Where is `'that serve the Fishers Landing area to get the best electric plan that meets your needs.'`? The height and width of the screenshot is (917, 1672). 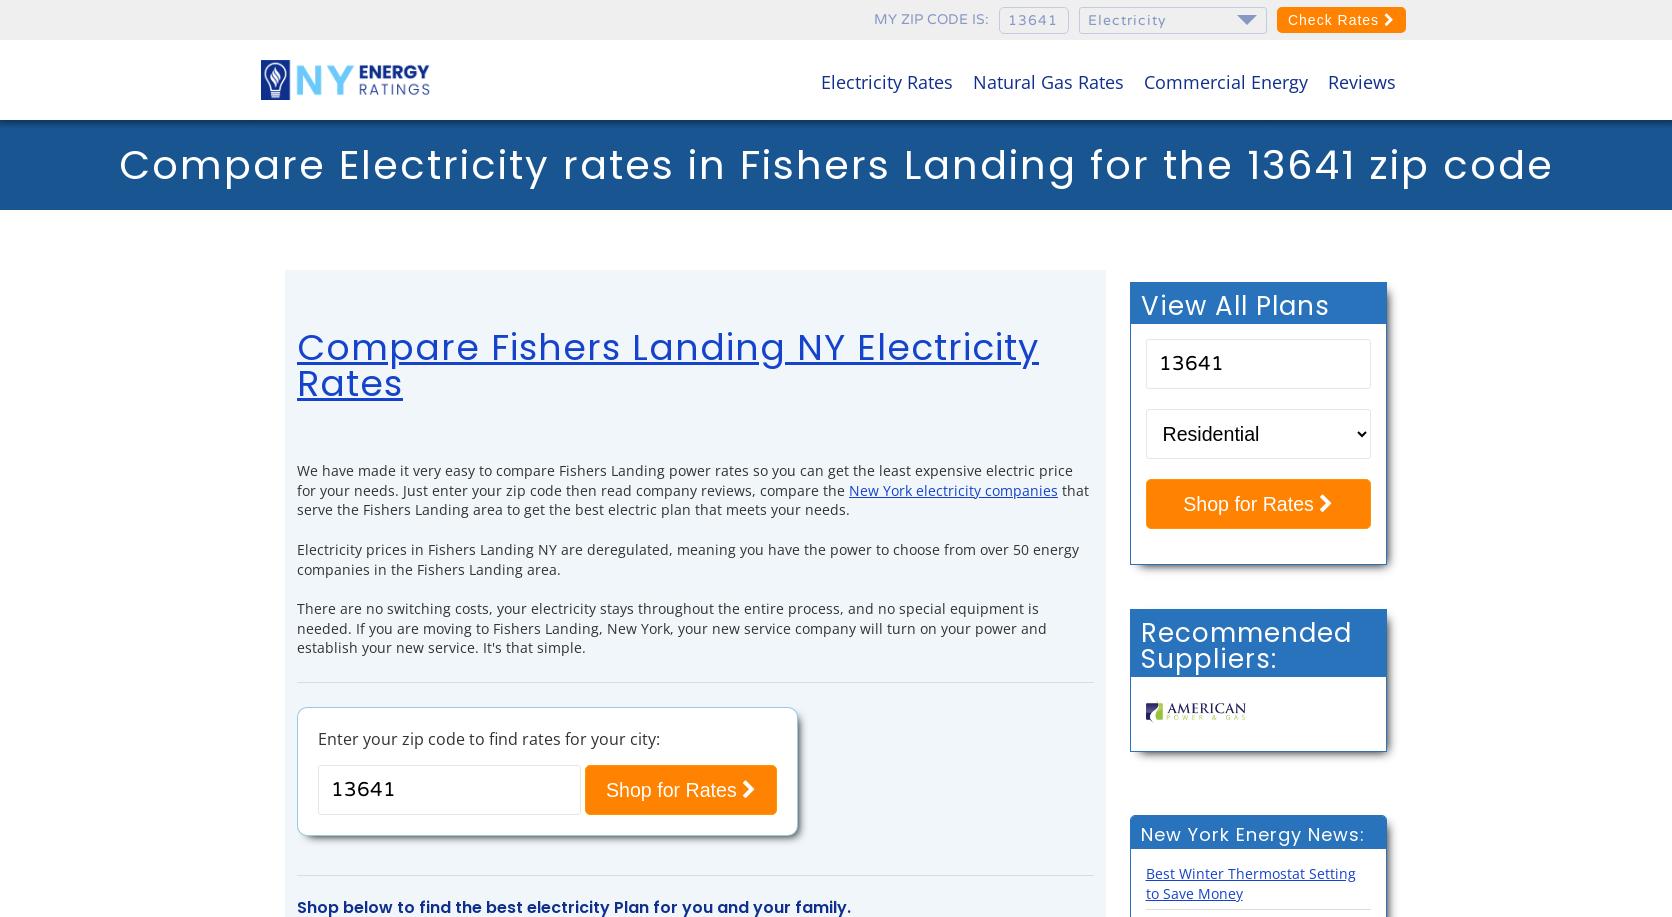
'that serve the Fishers Landing area to get the best electric plan that meets your needs.' is located at coordinates (693, 498).